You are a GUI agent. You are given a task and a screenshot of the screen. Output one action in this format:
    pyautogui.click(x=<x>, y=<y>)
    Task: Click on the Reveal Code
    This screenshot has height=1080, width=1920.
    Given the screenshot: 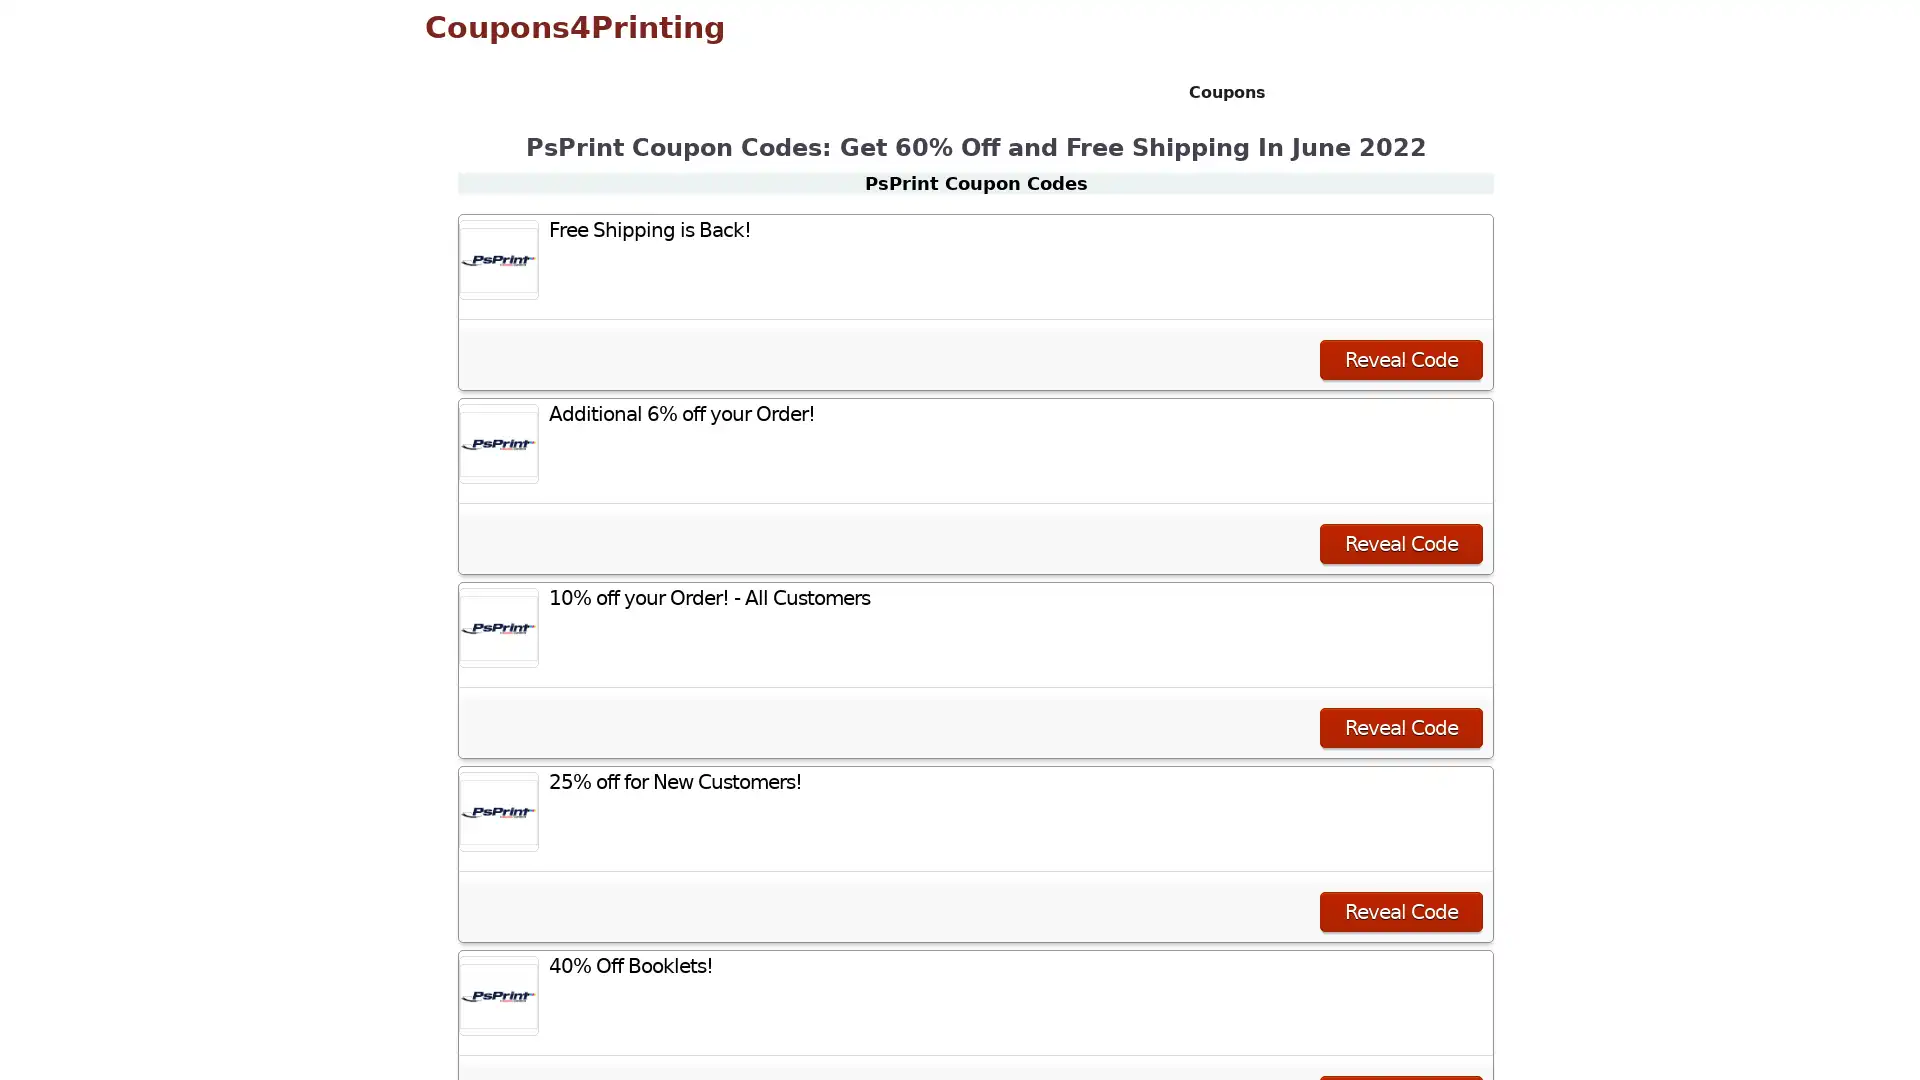 What is the action you would take?
    pyautogui.click(x=1400, y=543)
    